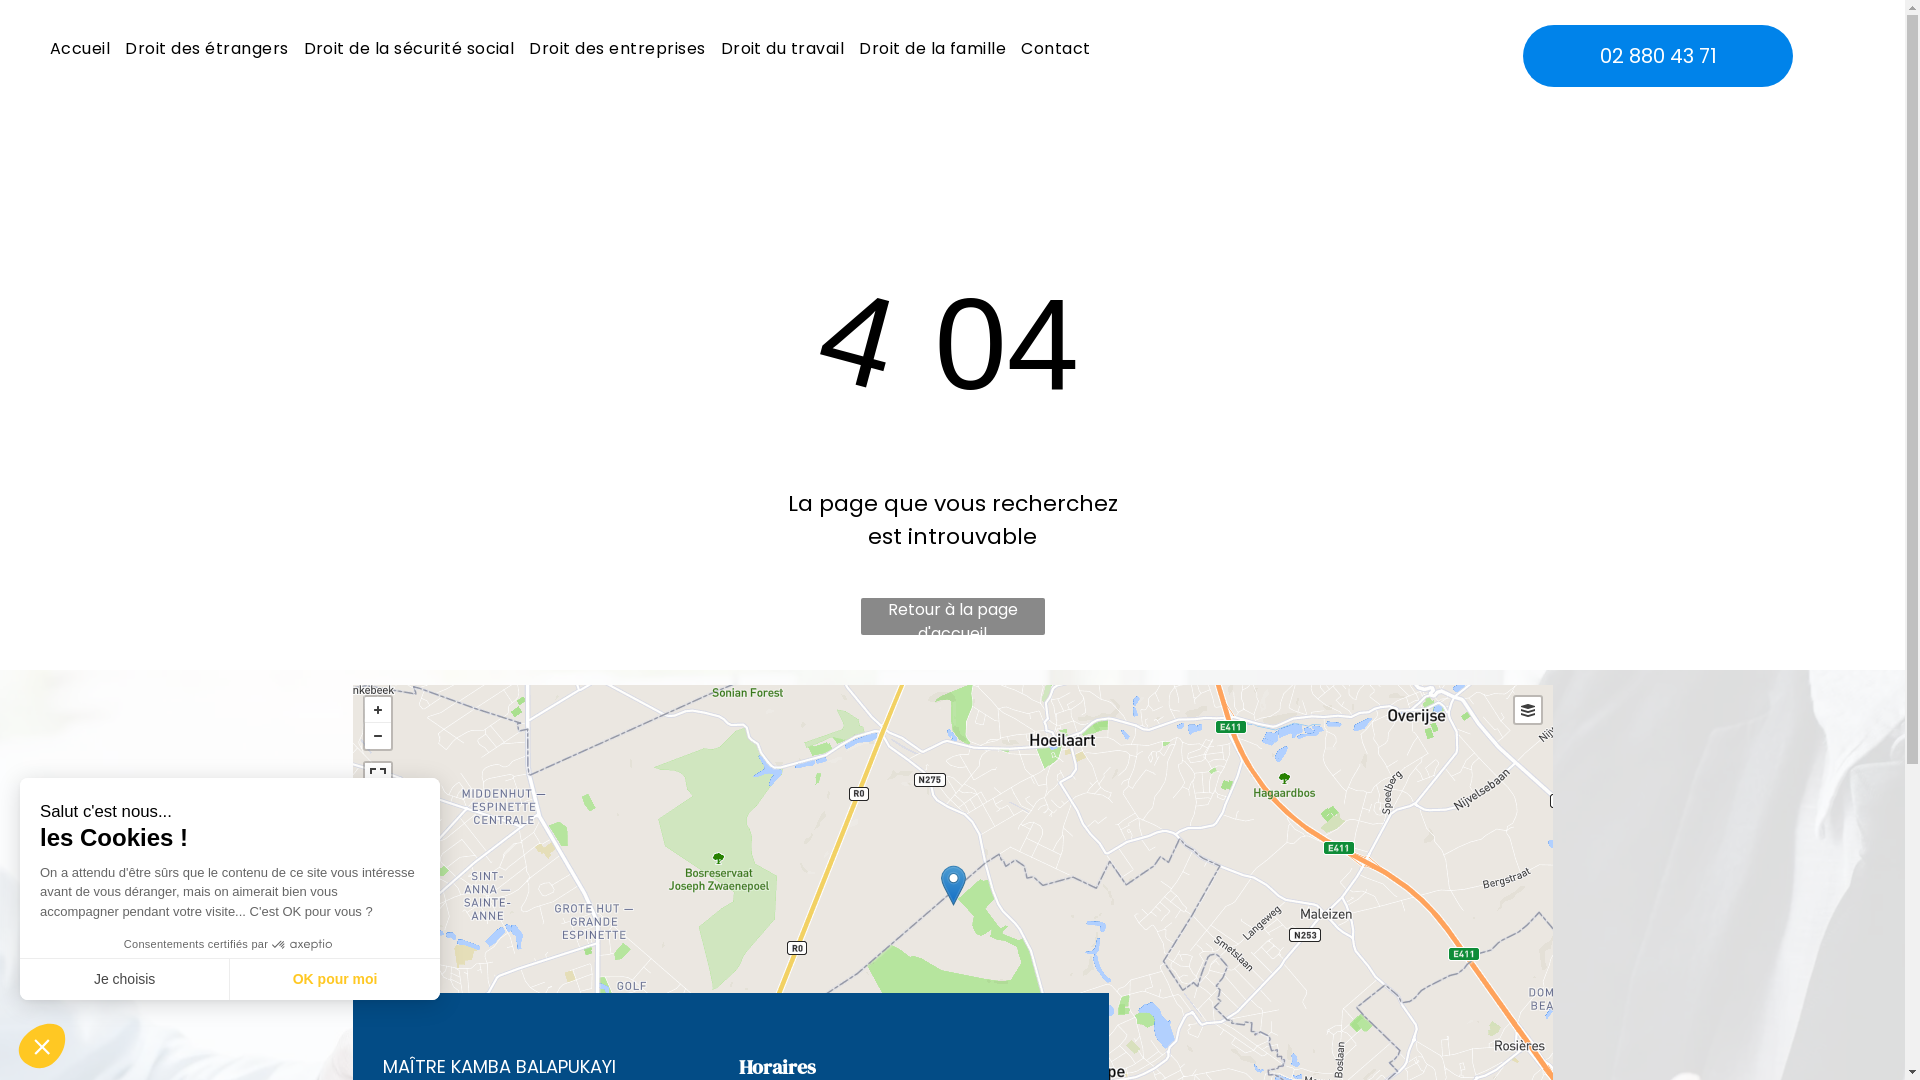  I want to click on 'Layers', so click(1525, 708).